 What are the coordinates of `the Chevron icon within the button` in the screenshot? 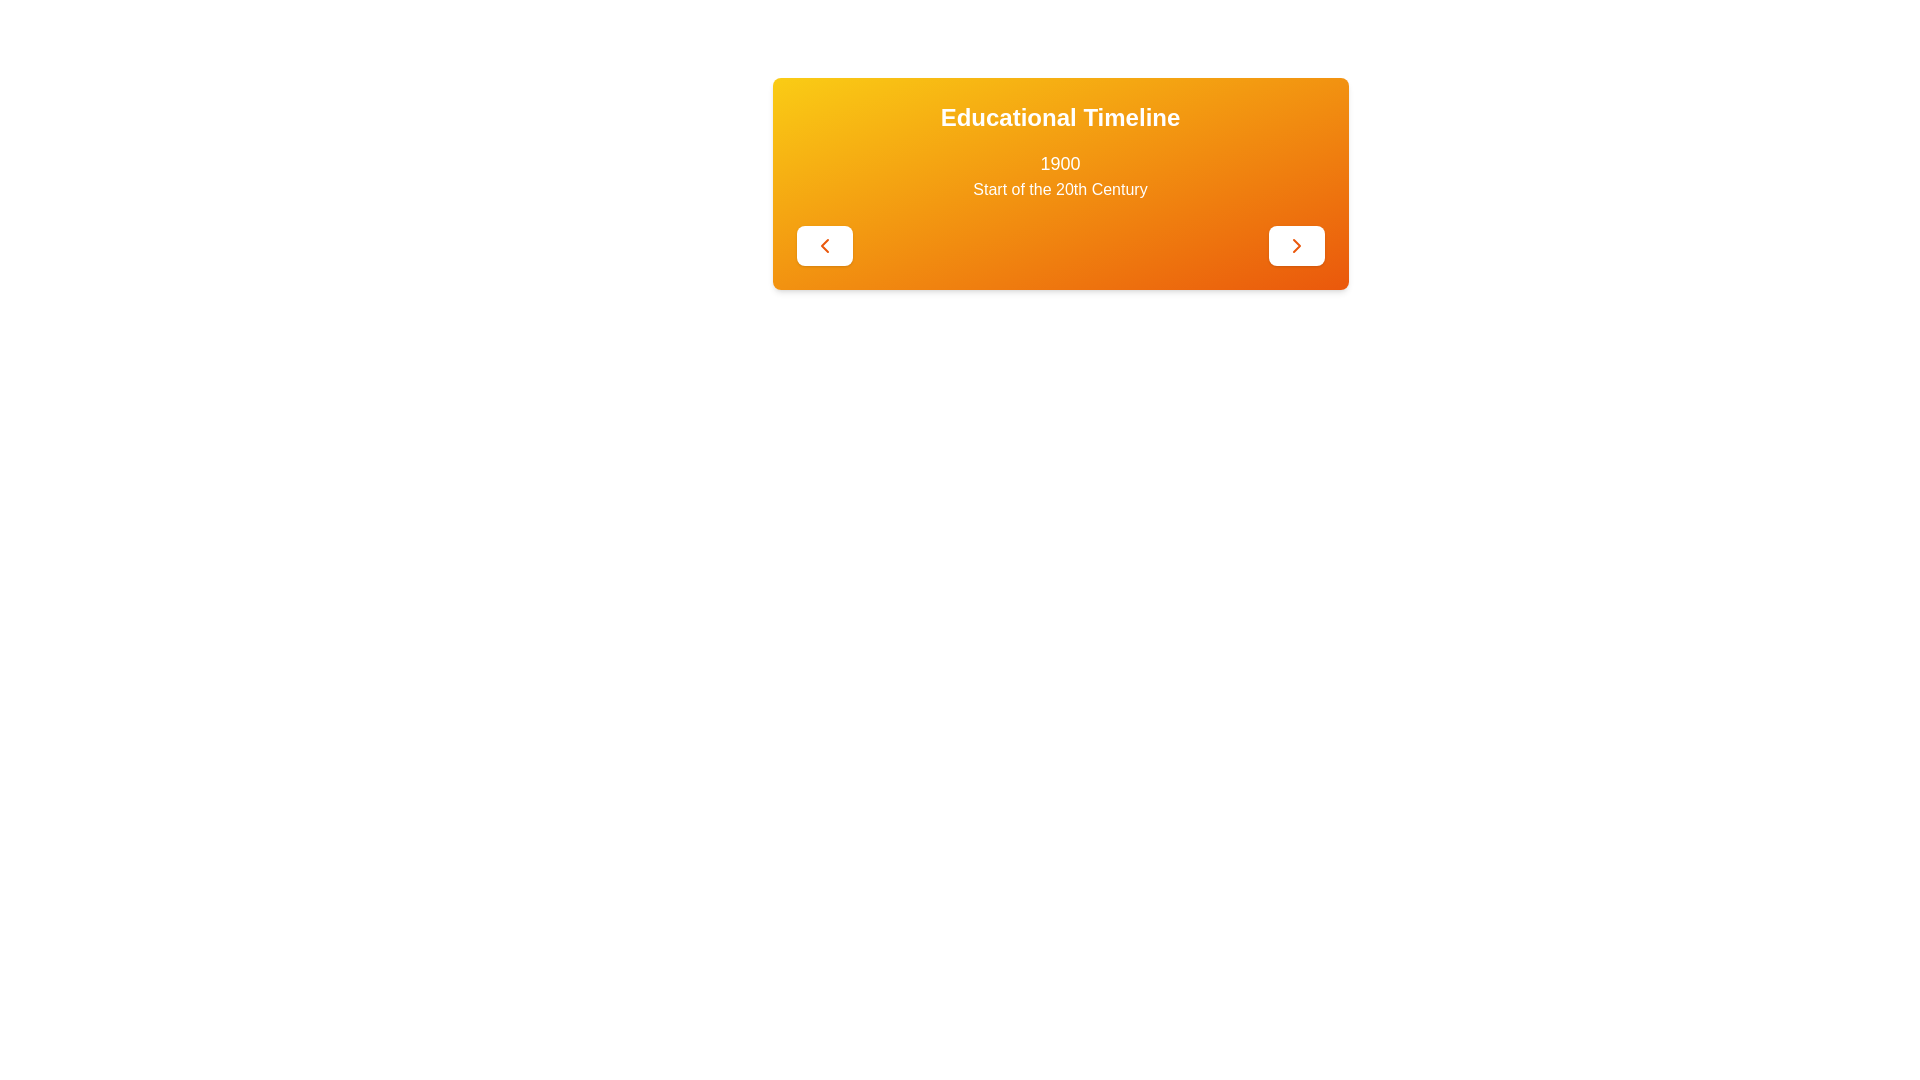 It's located at (824, 245).